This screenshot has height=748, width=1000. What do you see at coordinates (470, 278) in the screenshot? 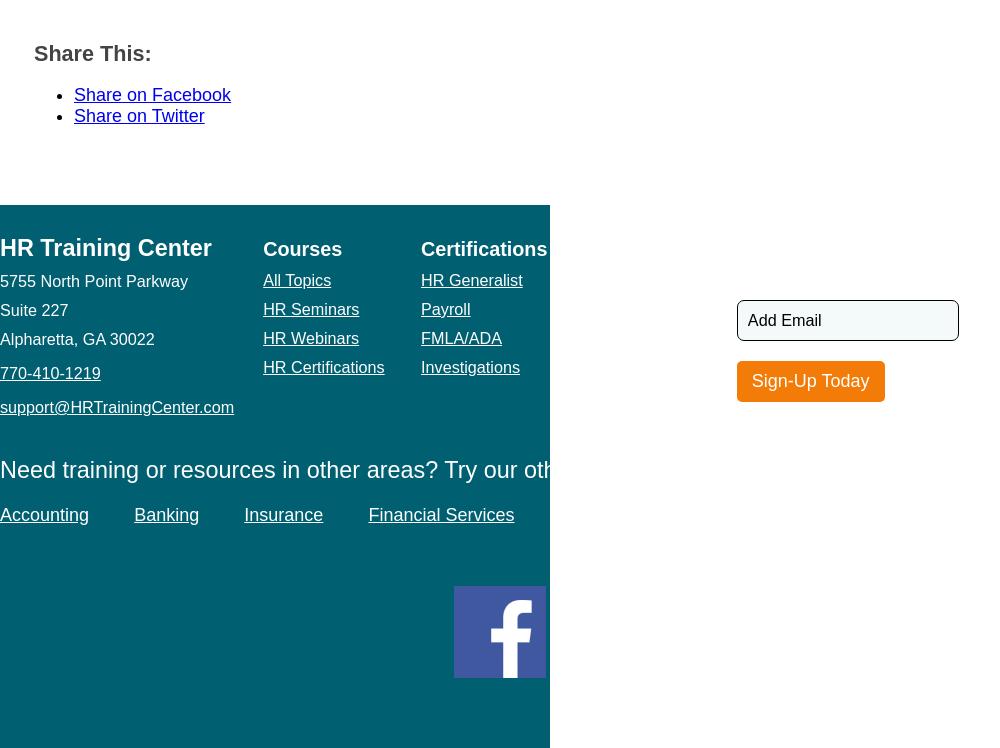
I see `'HR Generalist'` at bounding box center [470, 278].